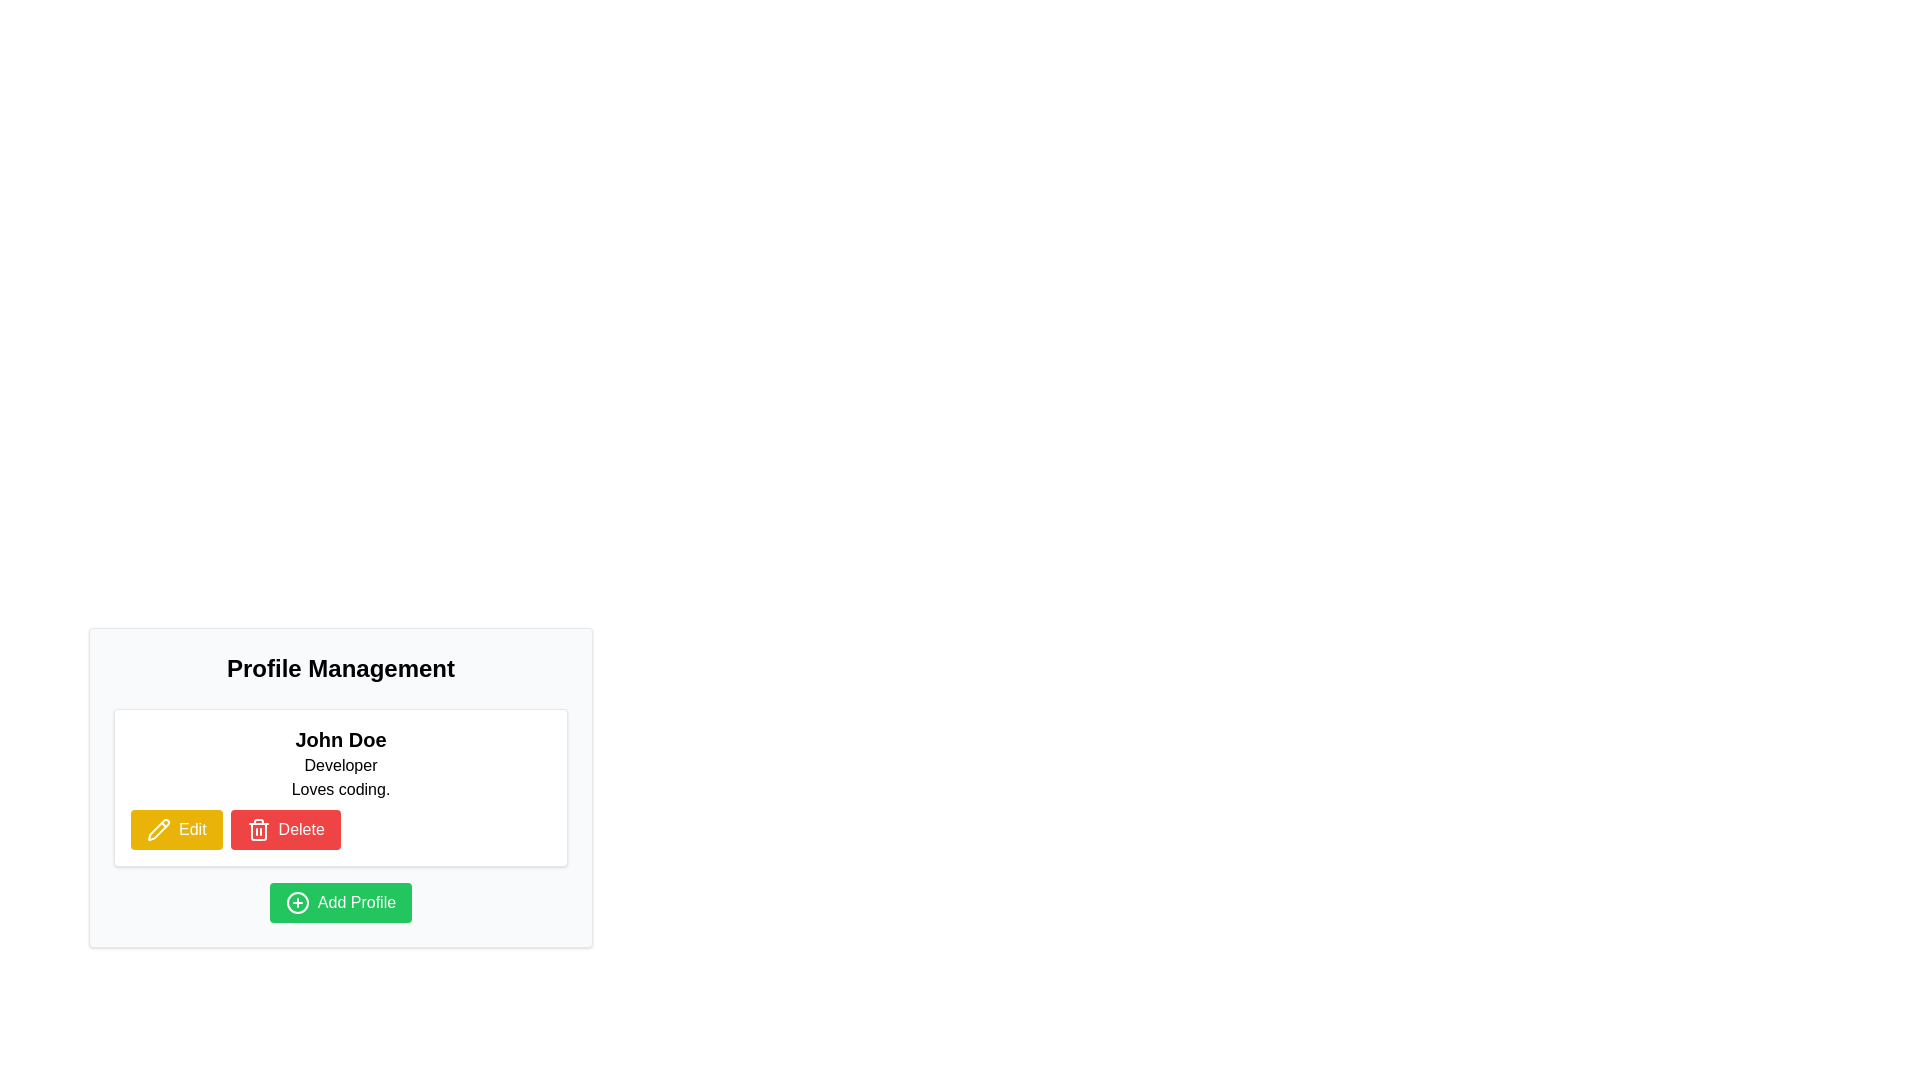  Describe the element at coordinates (340, 902) in the screenshot. I see `the 'Add New Profile' button located at the bottom center of the 'Profile Management' section` at that location.